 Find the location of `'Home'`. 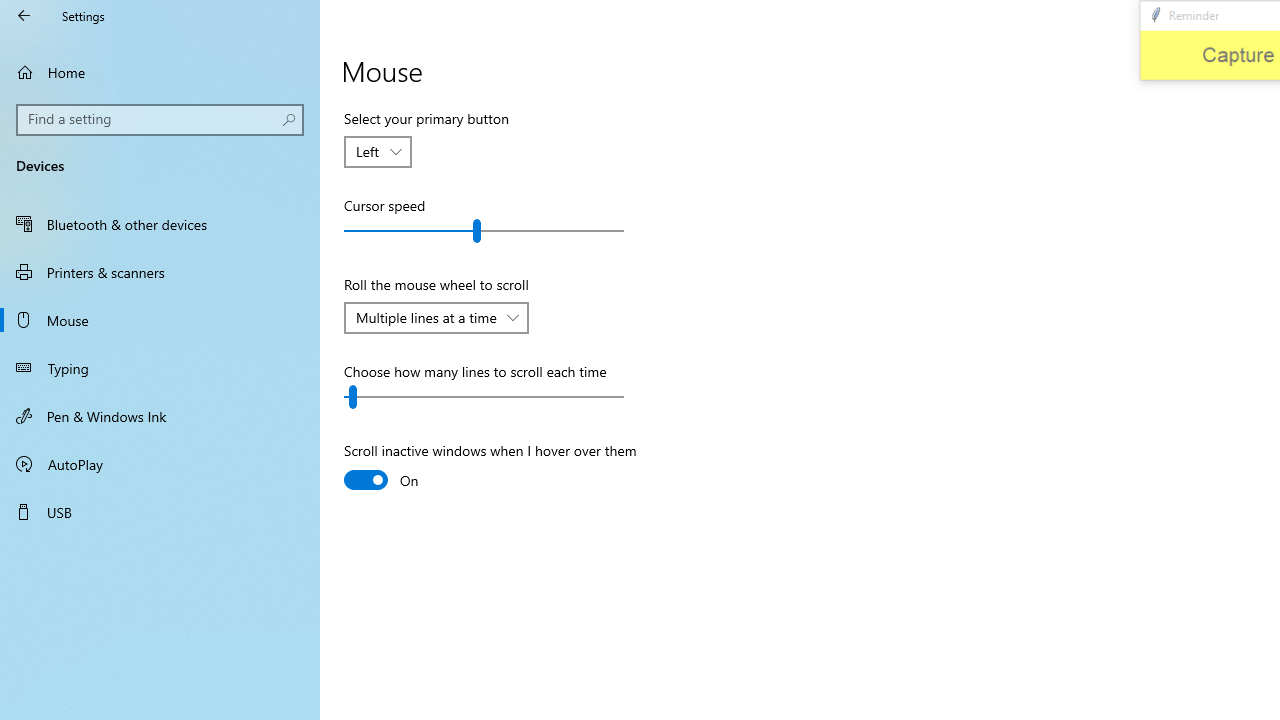

'Home' is located at coordinates (160, 71).